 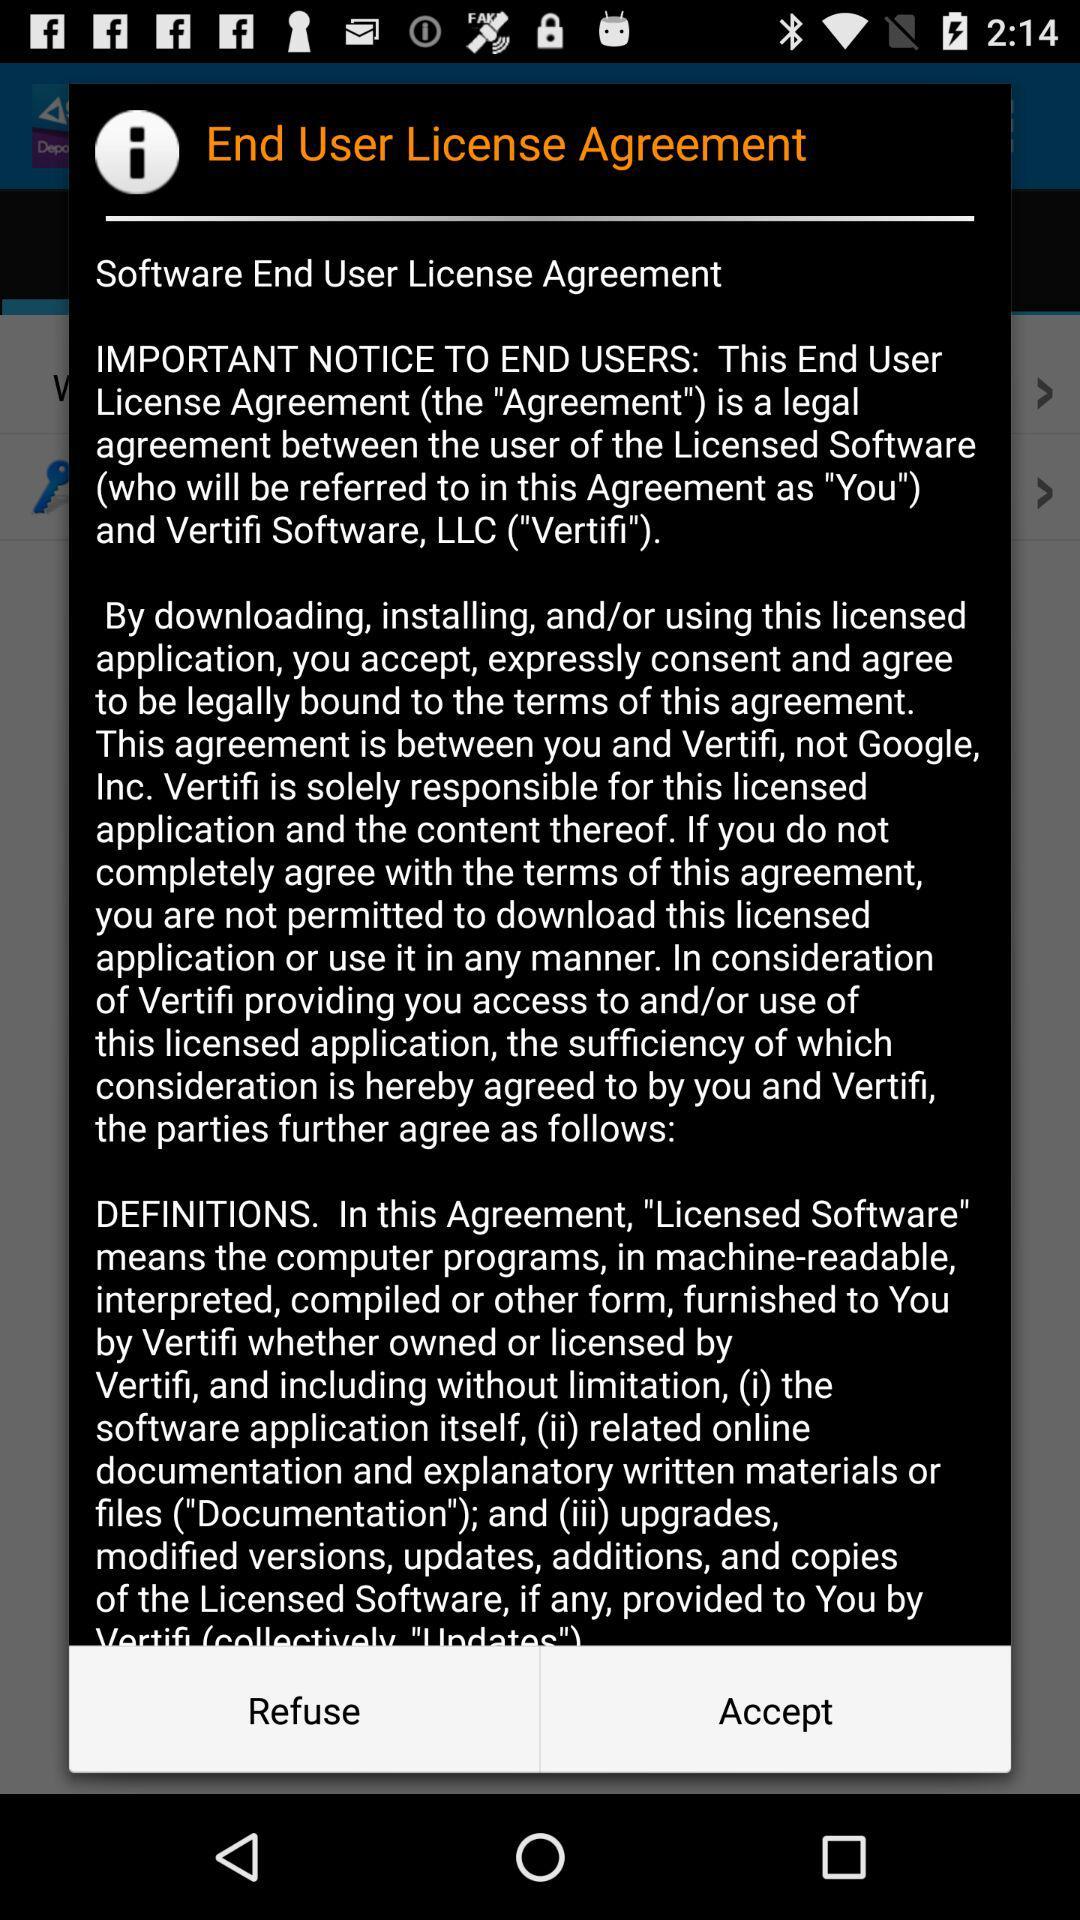 What do you see at coordinates (774, 1708) in the screenshot?
I see `app below software end user app` at bounding box center [774, 1708].